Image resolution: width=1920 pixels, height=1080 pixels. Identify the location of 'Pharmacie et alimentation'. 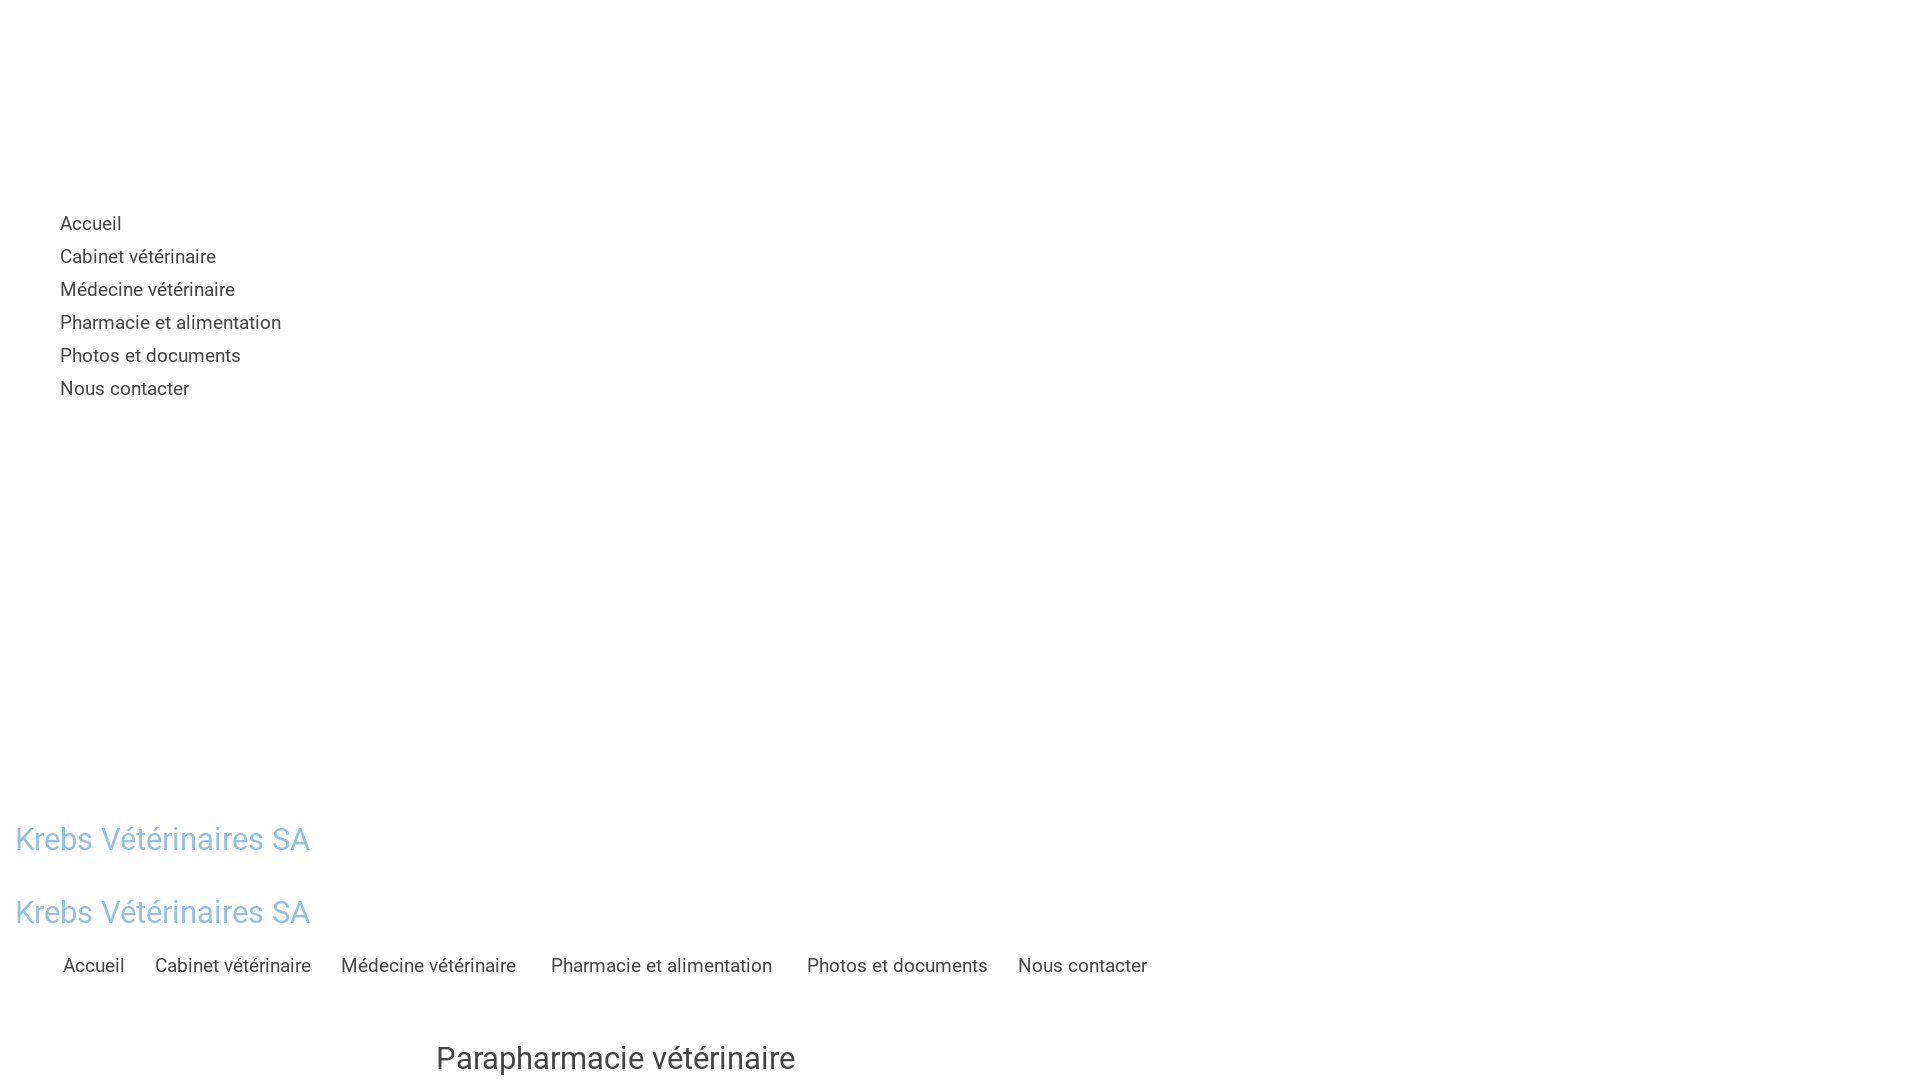
(663, 963).